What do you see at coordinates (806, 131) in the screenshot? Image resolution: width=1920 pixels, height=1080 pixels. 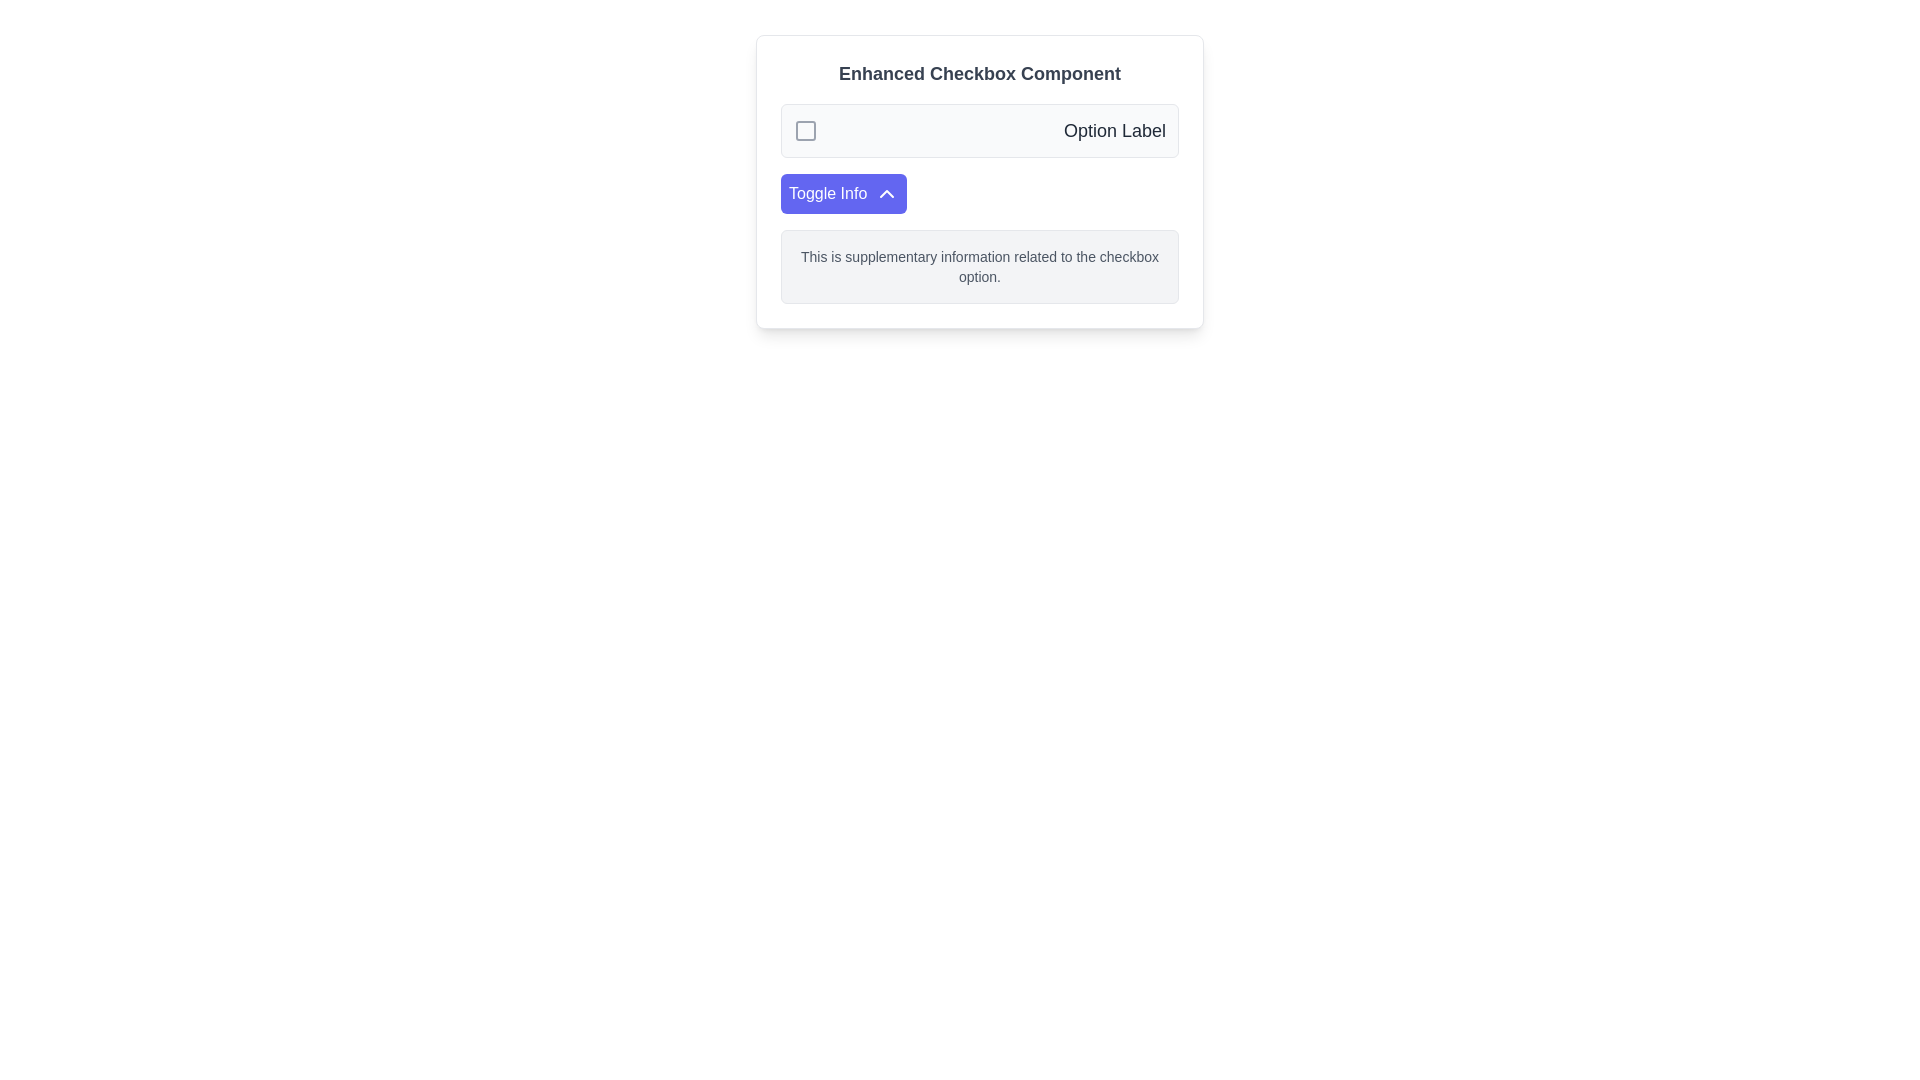 I see `the unselected checkbox icon with a gray outline located to the left of the 'Option Label'` at bounding box center [806, 131].